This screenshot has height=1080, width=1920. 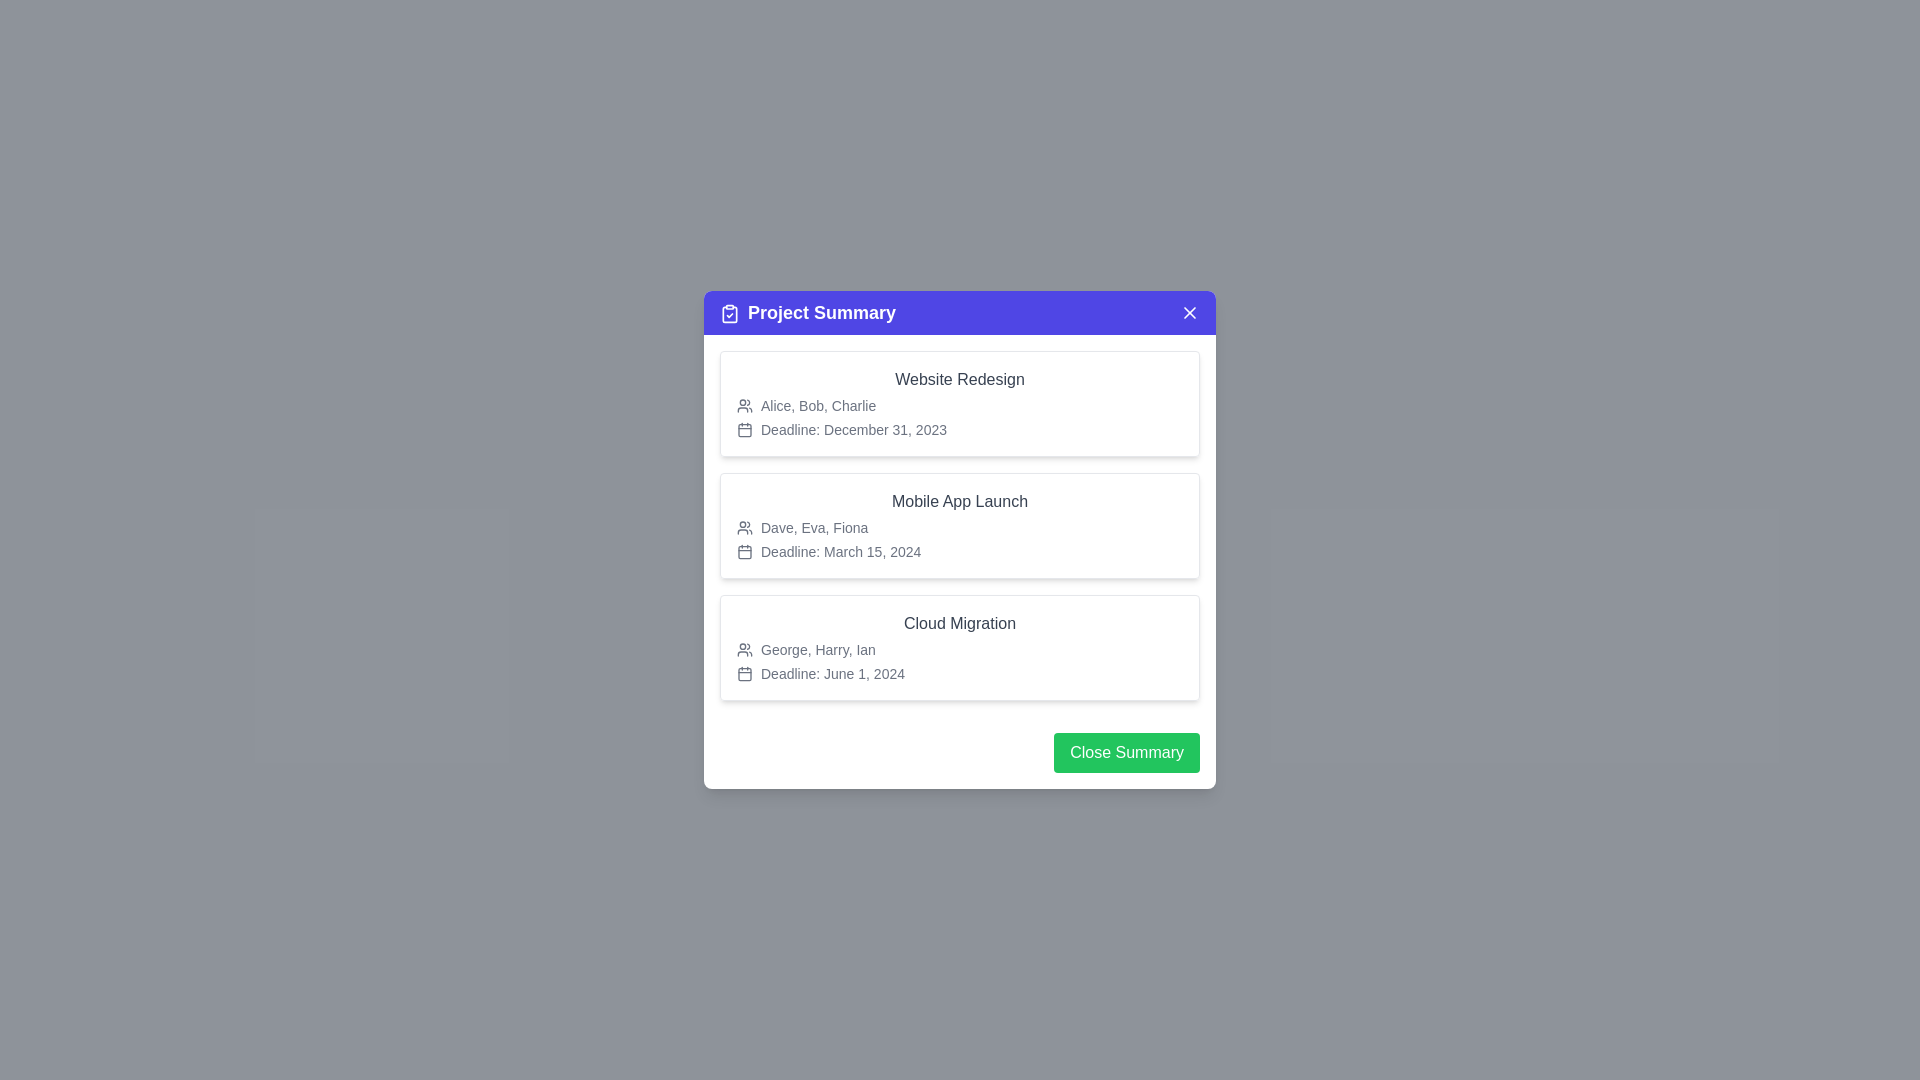 I want to click on 'Close Summary' button to close the dialog, so click(x=1127, y=752).